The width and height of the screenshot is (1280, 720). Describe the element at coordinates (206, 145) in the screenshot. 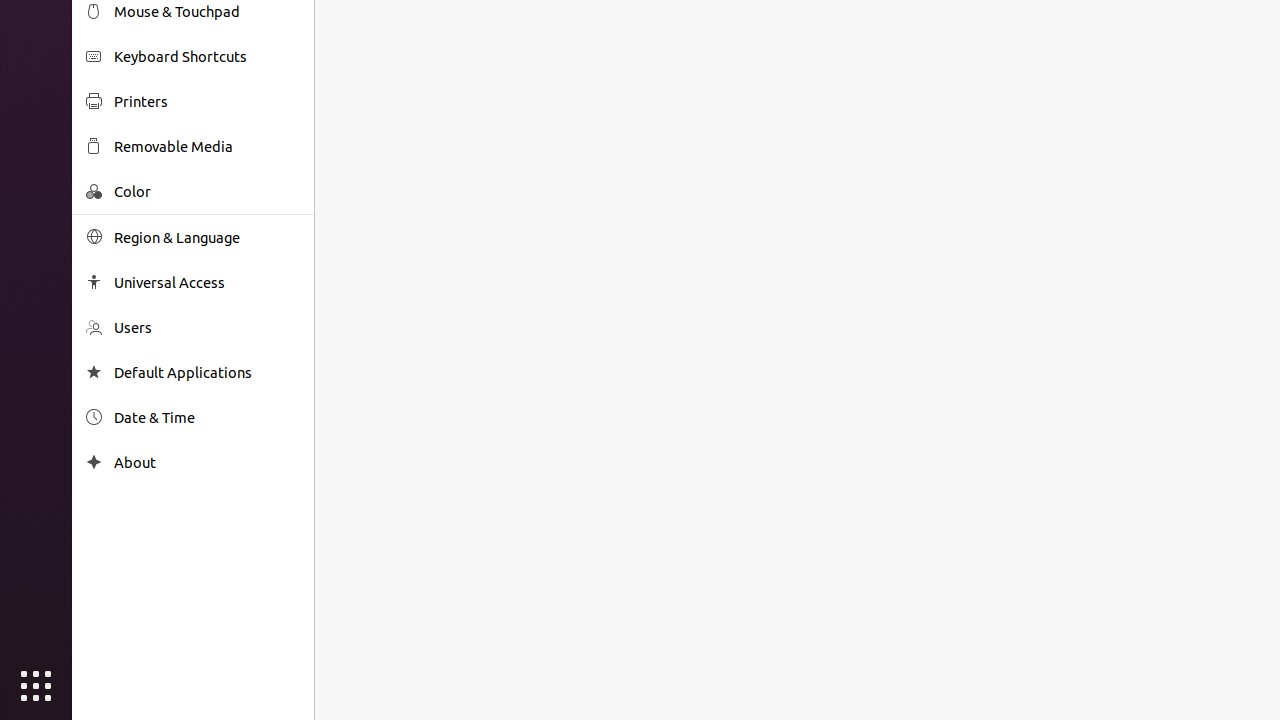

I see `'Removable Media'` at that location.